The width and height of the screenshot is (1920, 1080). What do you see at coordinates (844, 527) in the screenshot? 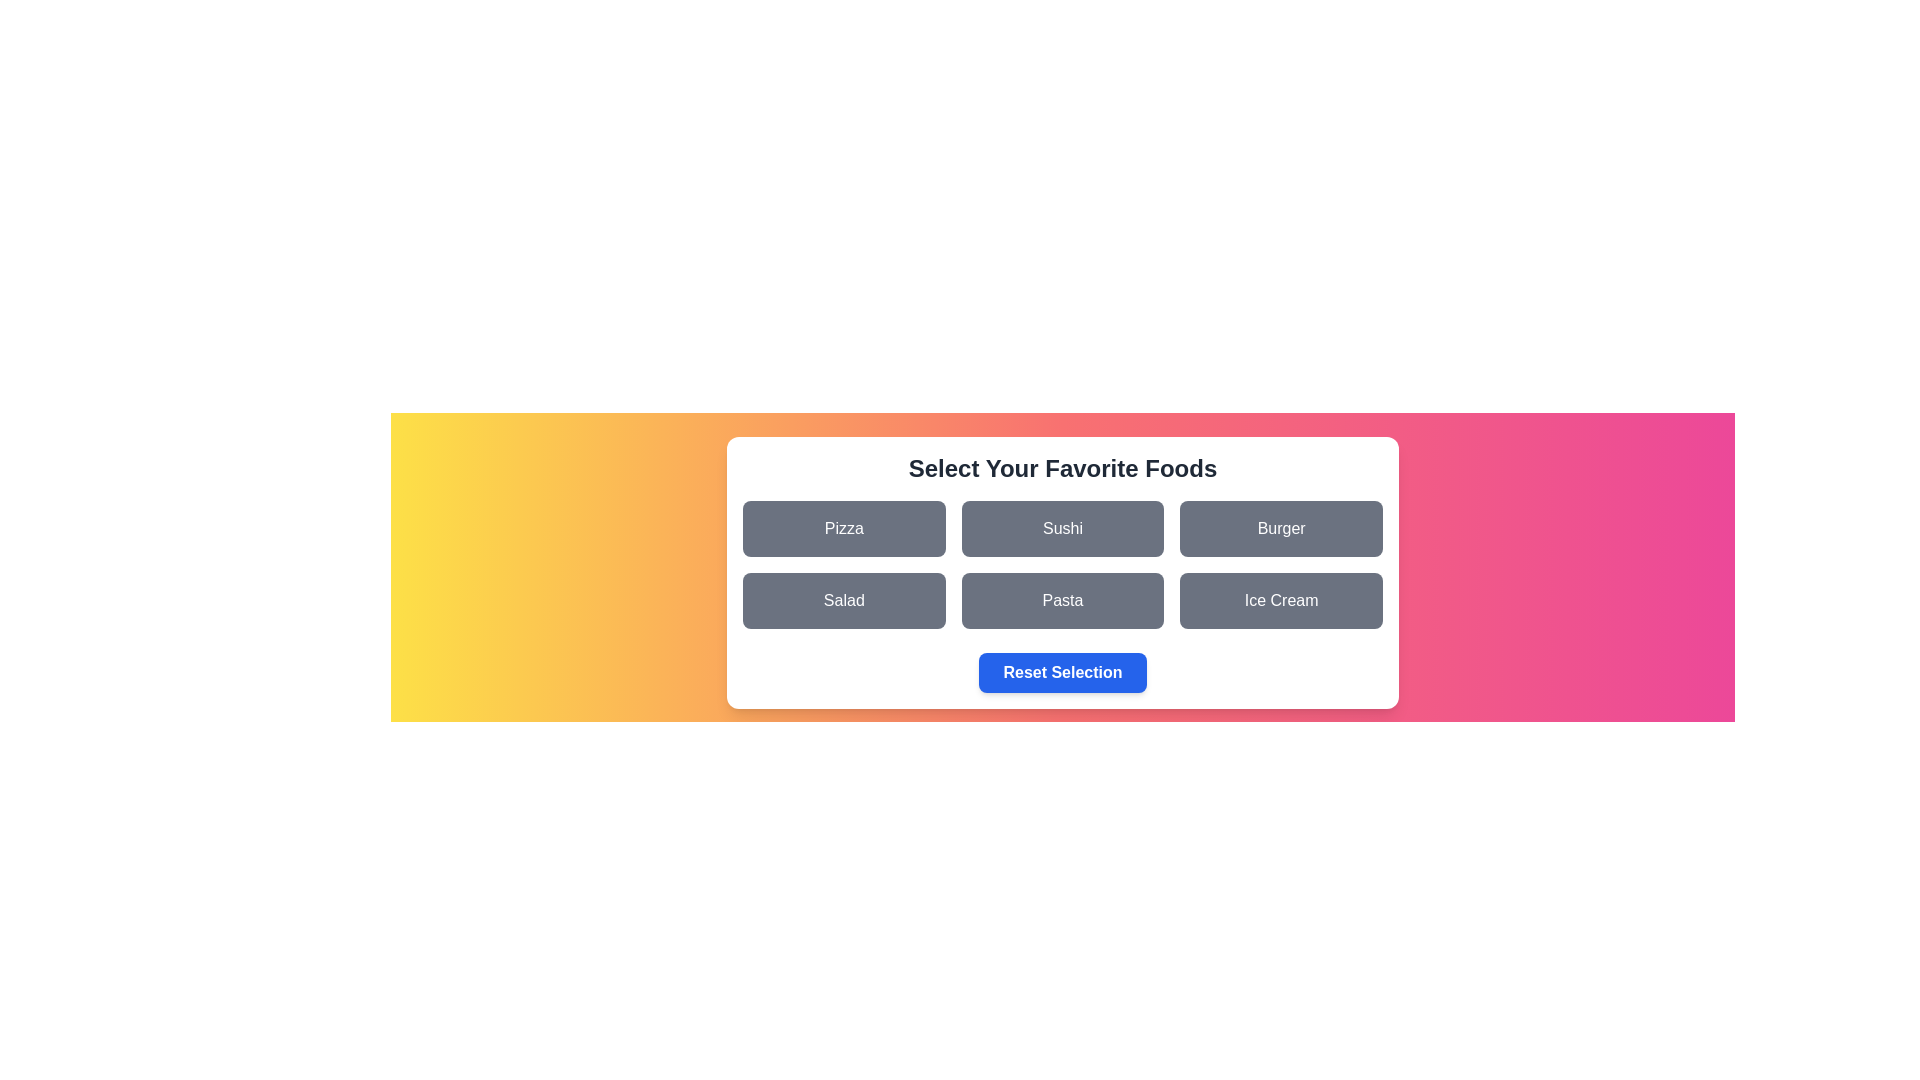
I see `the food item Pizza` at bounding box center [844, 527].